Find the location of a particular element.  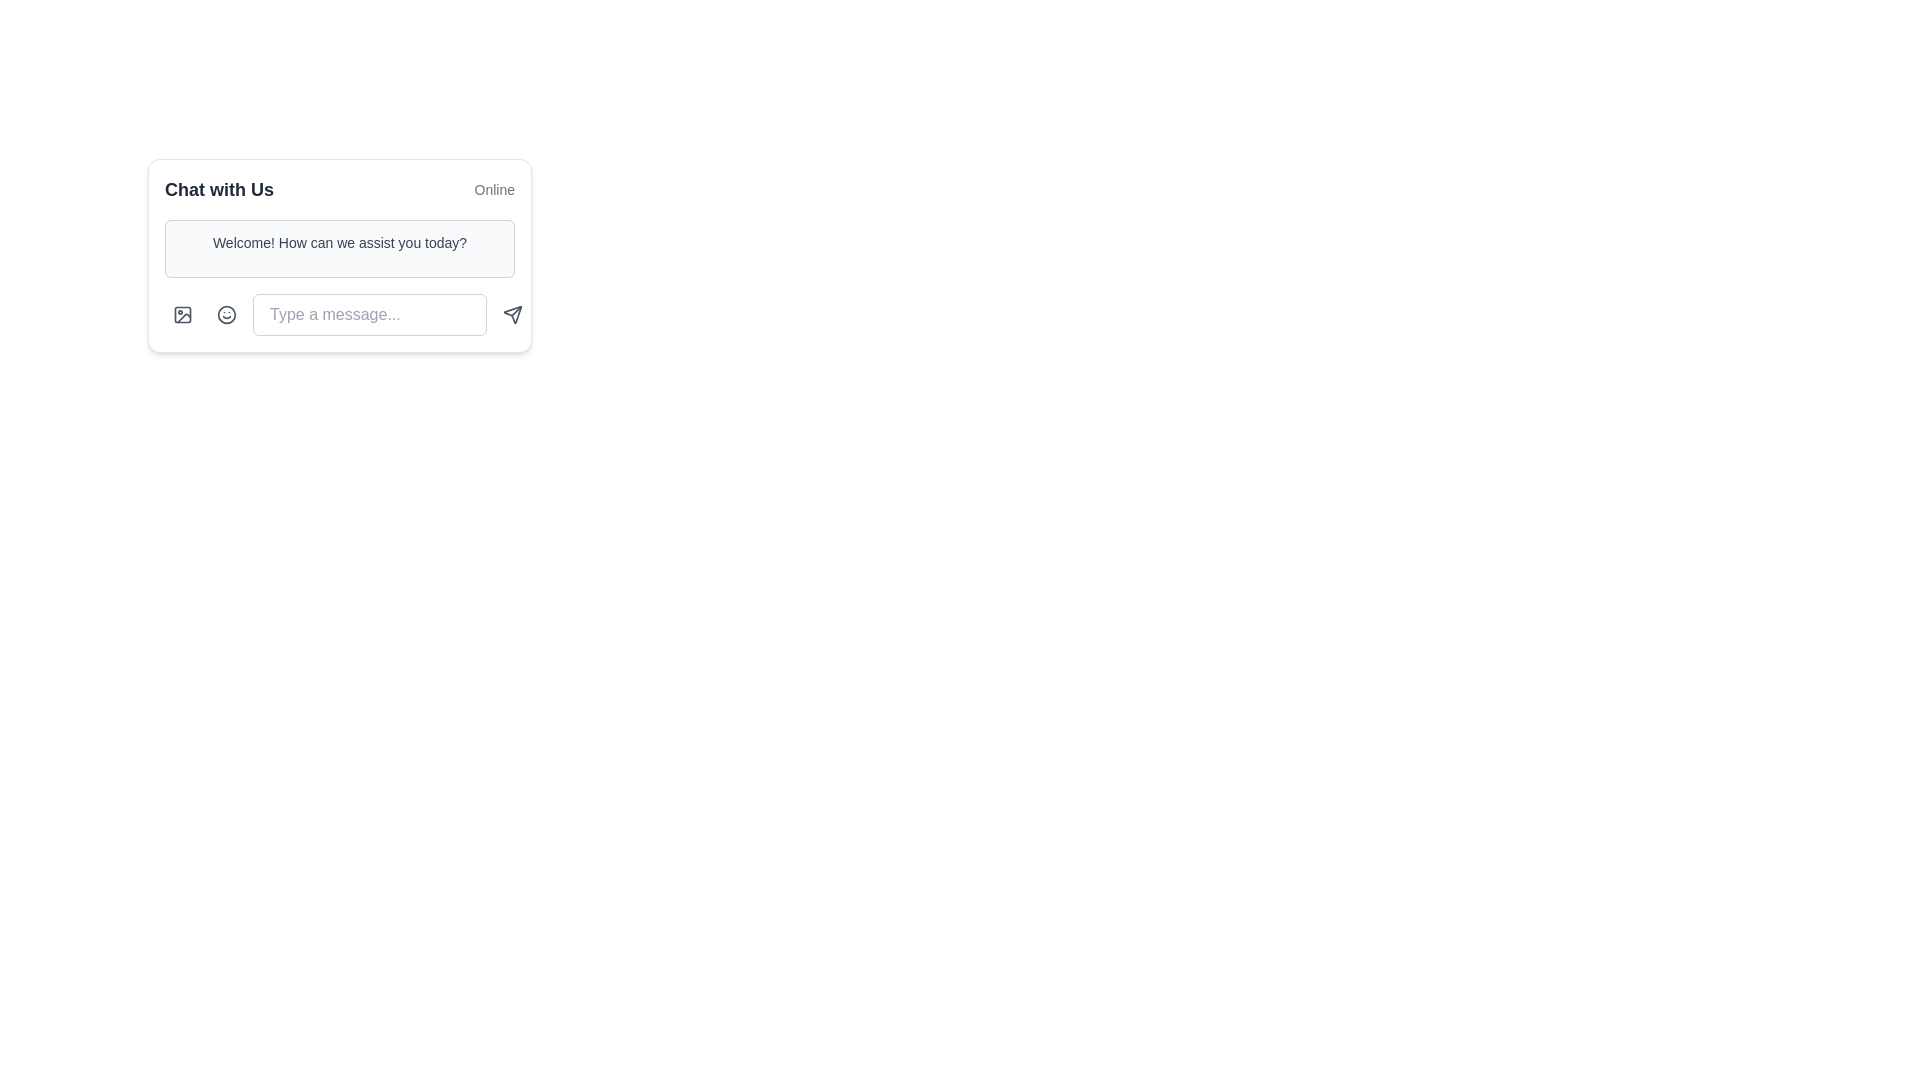

the smiley face icon located inside the chat input bar, near the left side is located at coordinates (226, 315).